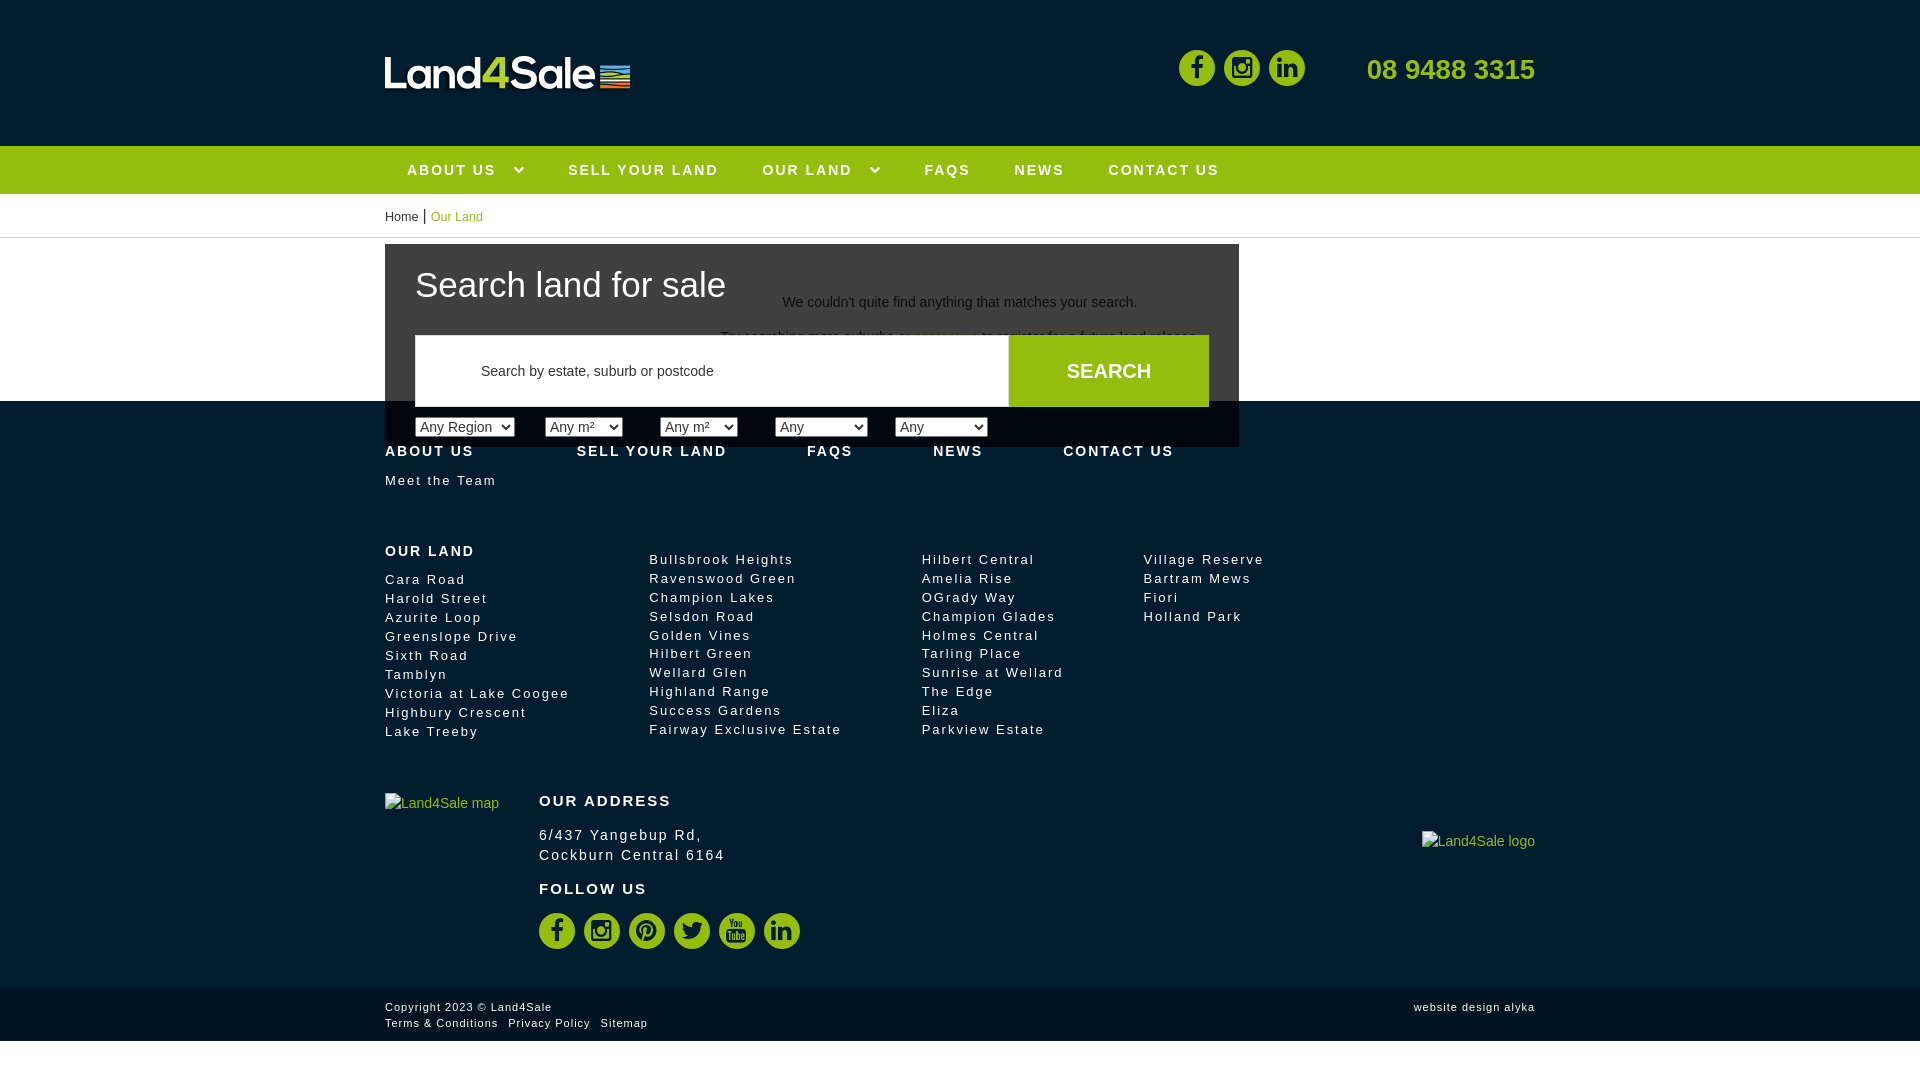  Describe the element at coordinates (993, 672) in the screenshot. I see `'Sunrise at Wellard'` at that location.